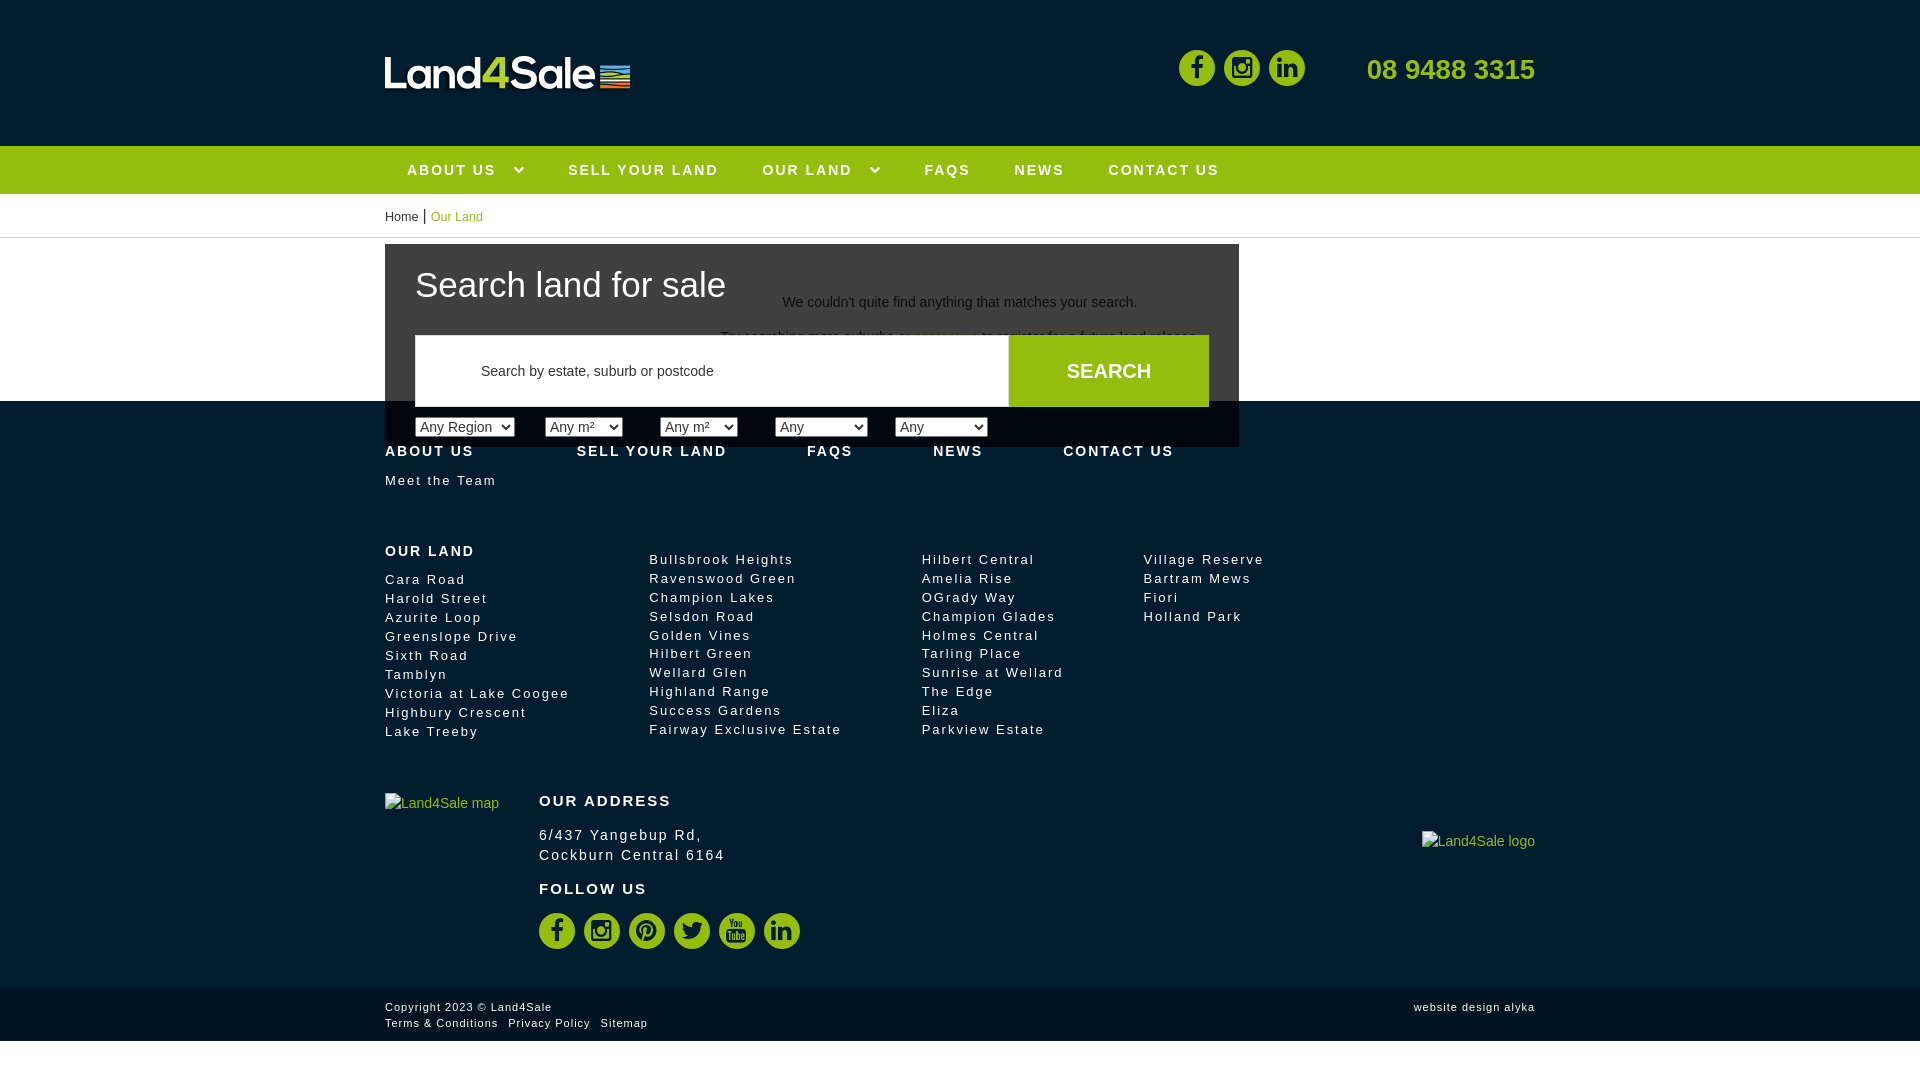  Describe the element at coordinates (993, 672) in the screenshot. I see `'Sunrise at Wellard'` at that location.